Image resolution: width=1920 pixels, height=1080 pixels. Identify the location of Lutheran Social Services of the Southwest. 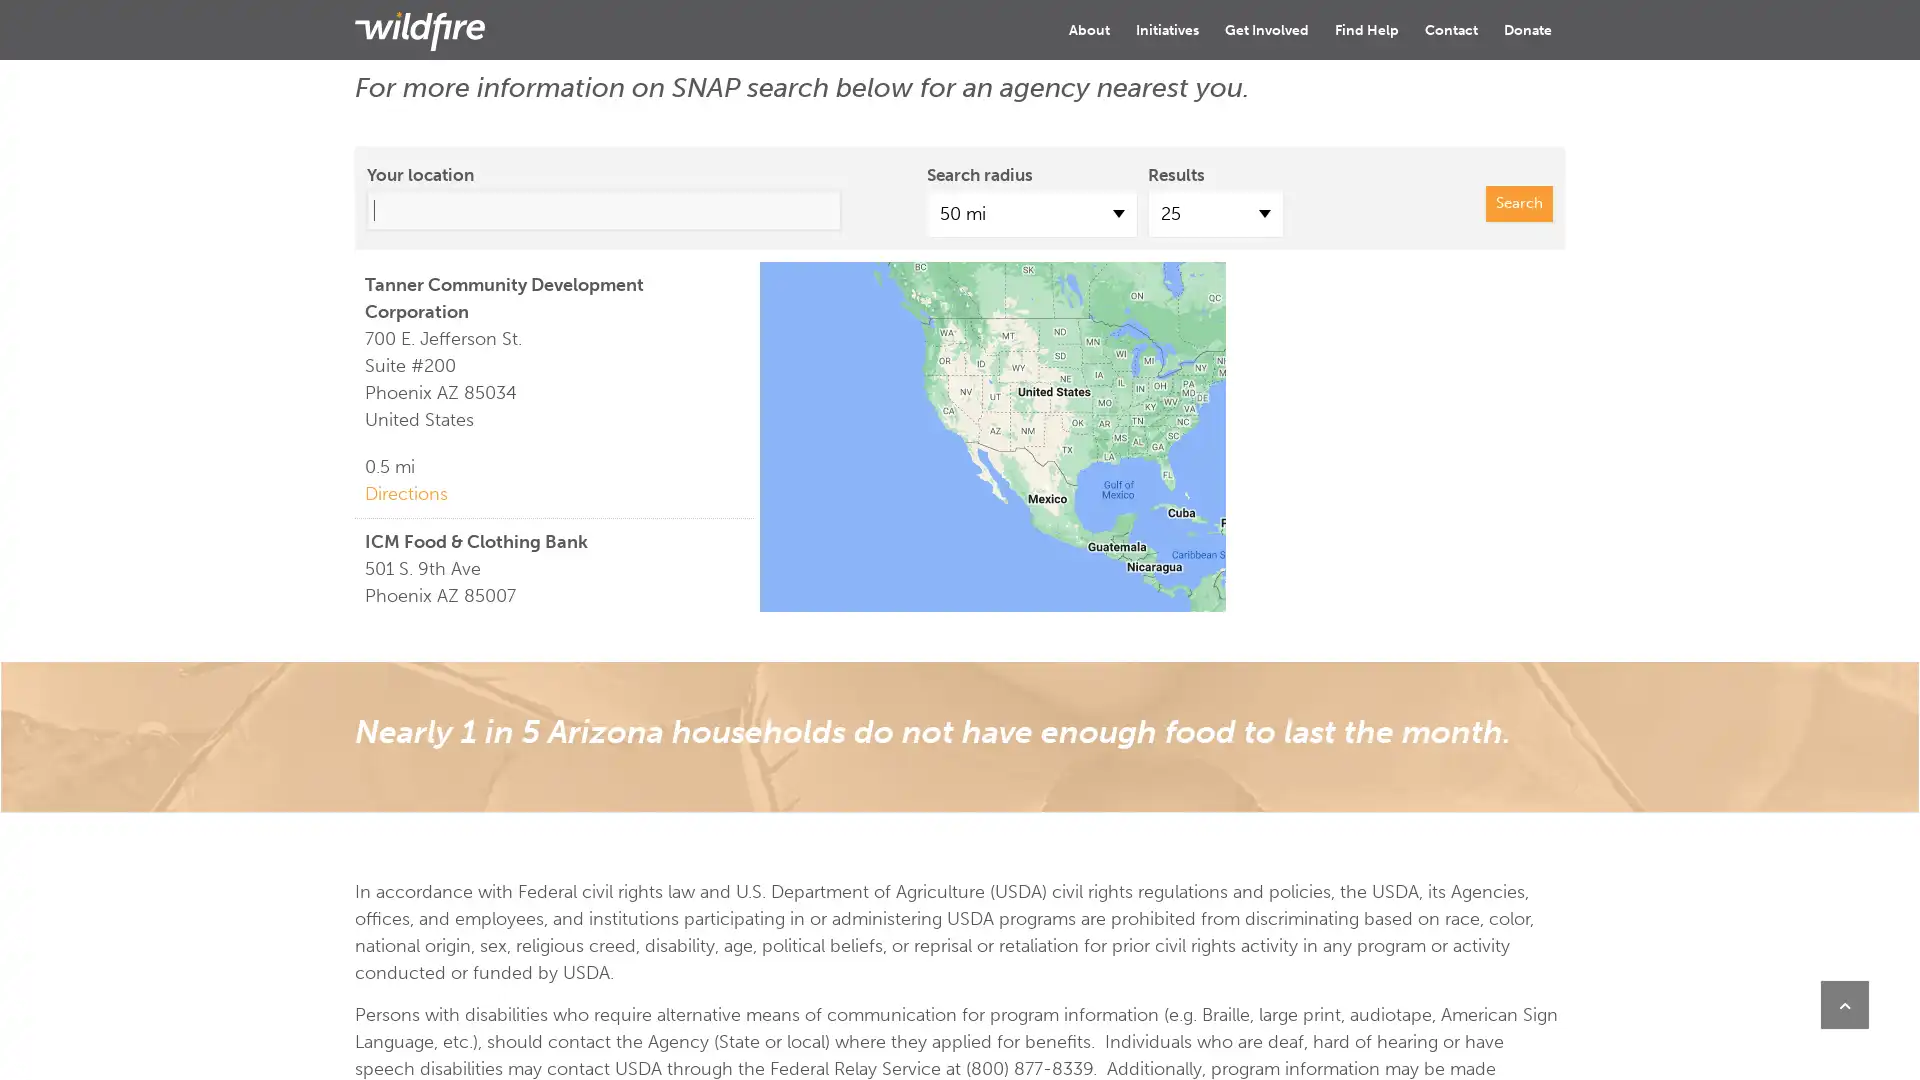
(1202, 395).